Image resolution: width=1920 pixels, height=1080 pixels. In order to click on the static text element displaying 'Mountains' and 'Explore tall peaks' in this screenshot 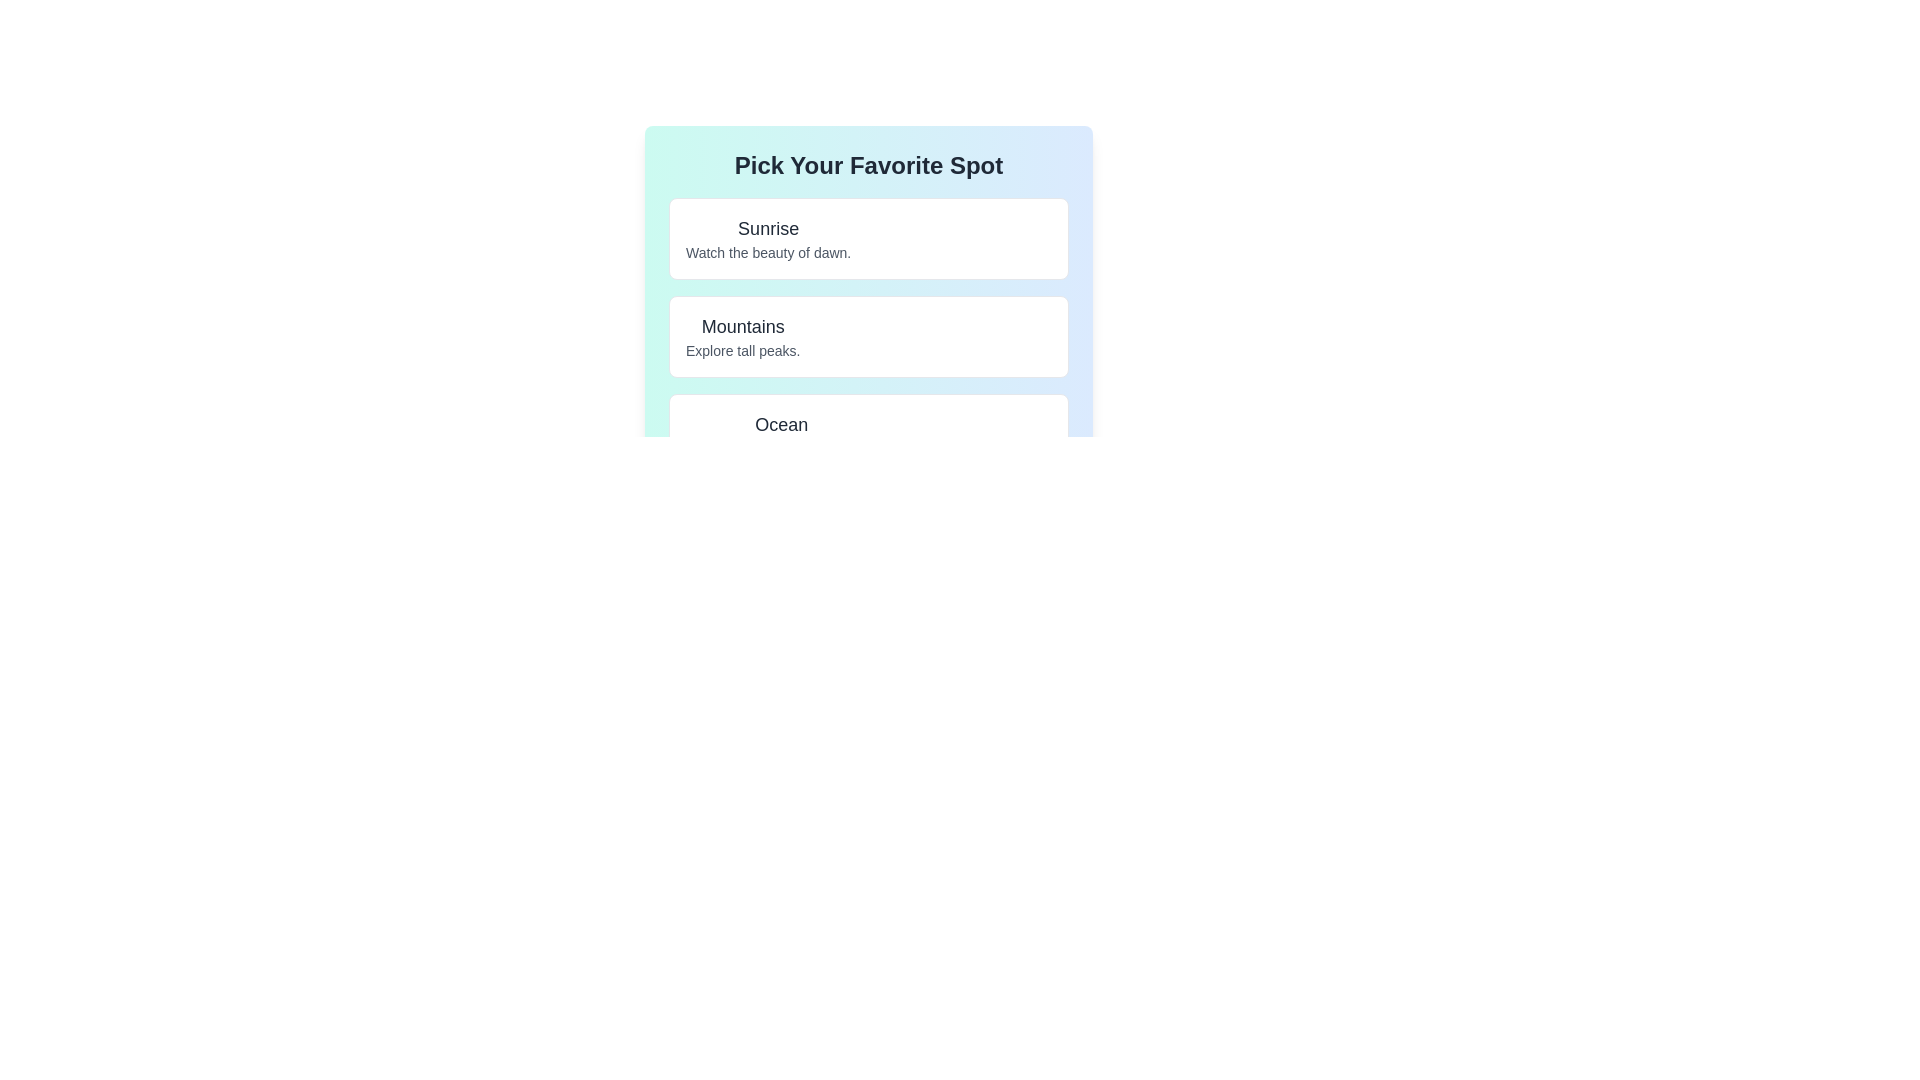, I will do `click(742, 335)`.